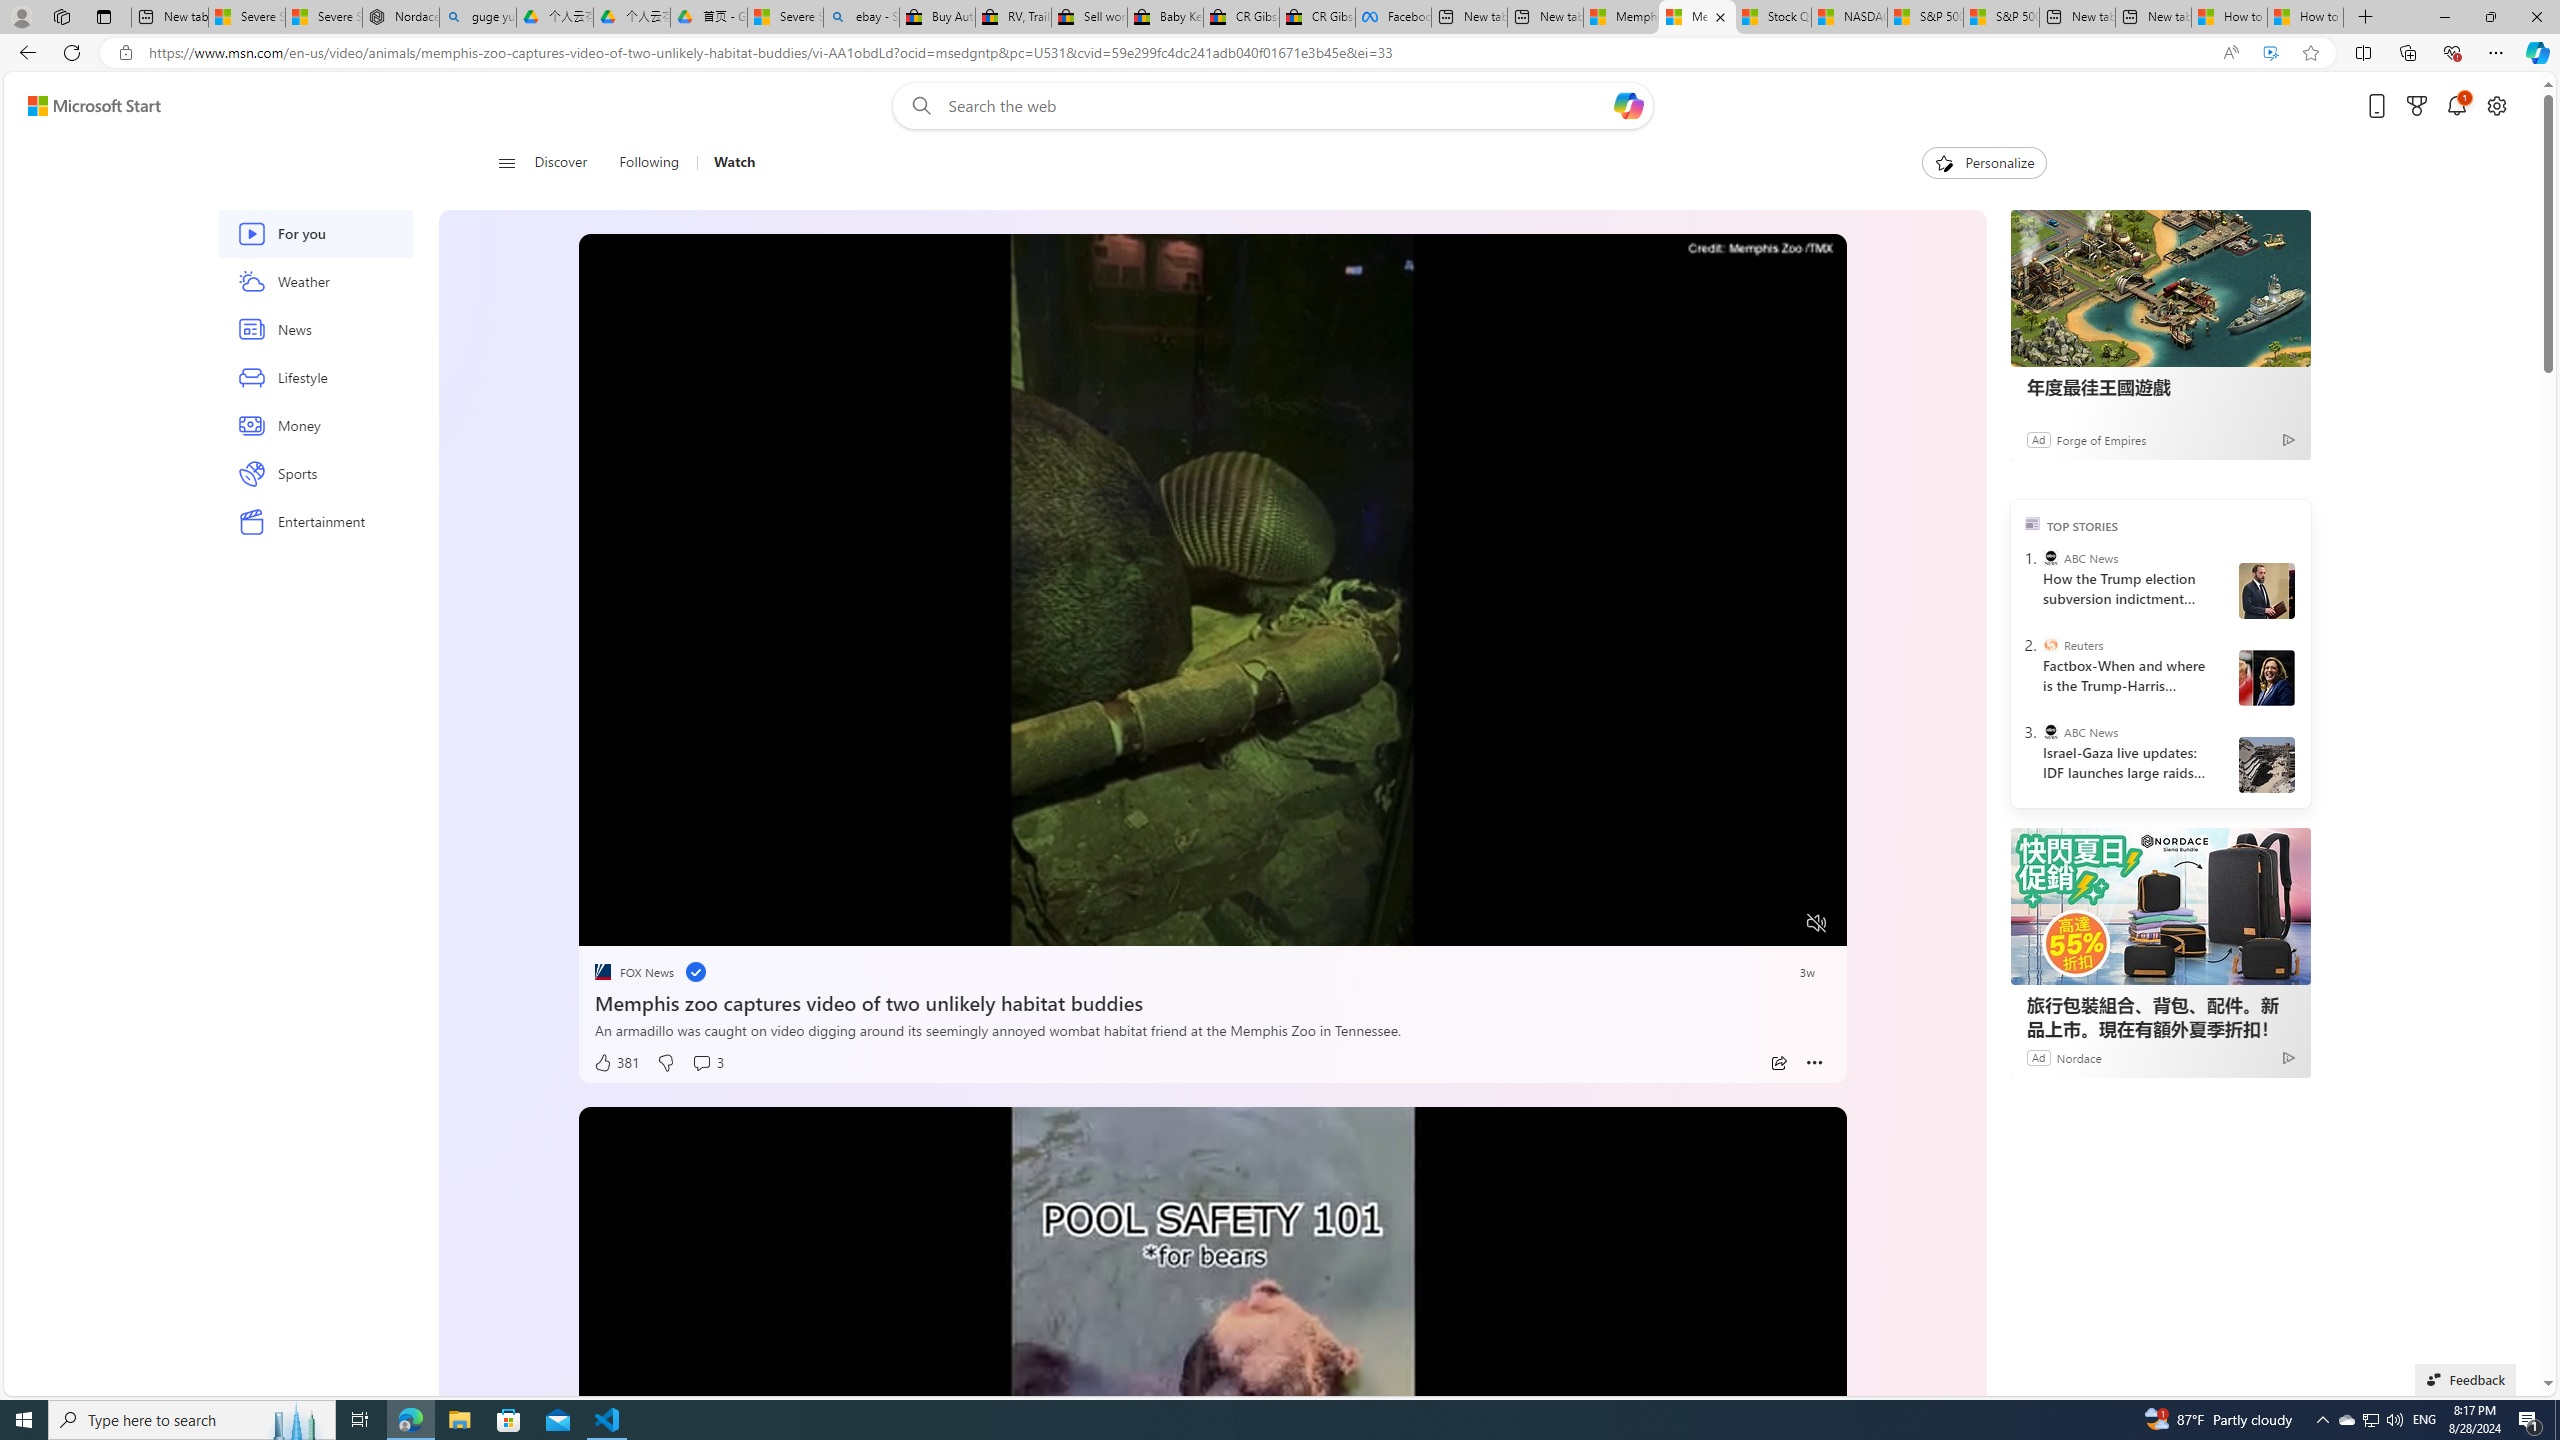  What do you see at coordinates (81, 104) in the screenshot?
I see `'Skip to footer'` at bounding box center [81, 104].